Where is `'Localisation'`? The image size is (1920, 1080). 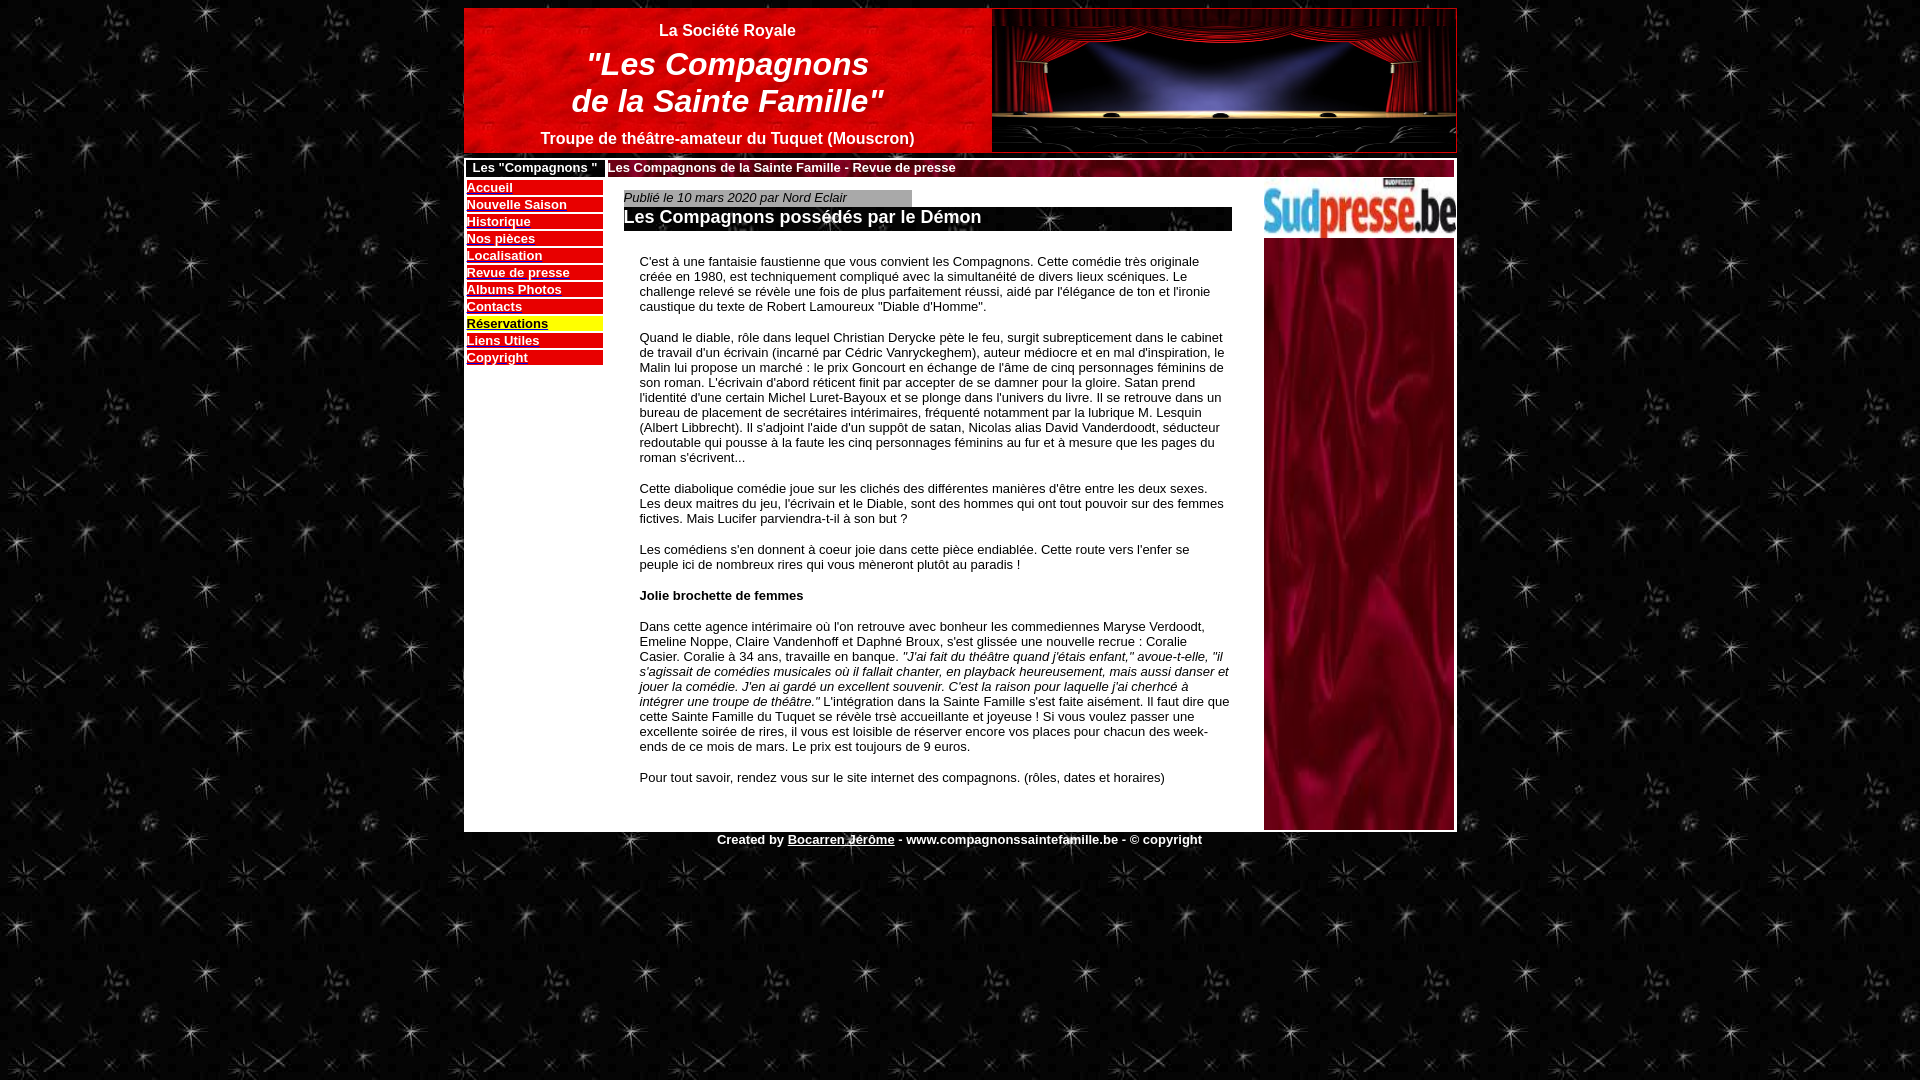
'Localisation' is located at coordinates (464, 253).